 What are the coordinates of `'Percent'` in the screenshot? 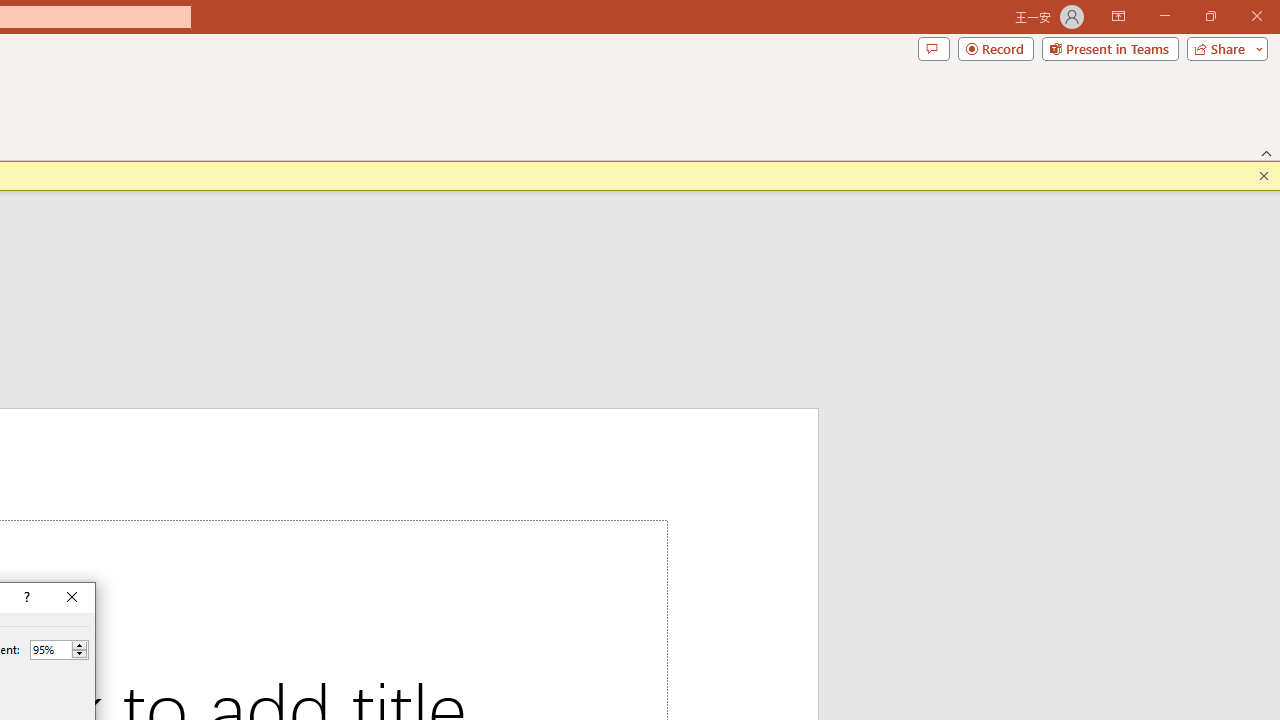 It's located at (50, 649).